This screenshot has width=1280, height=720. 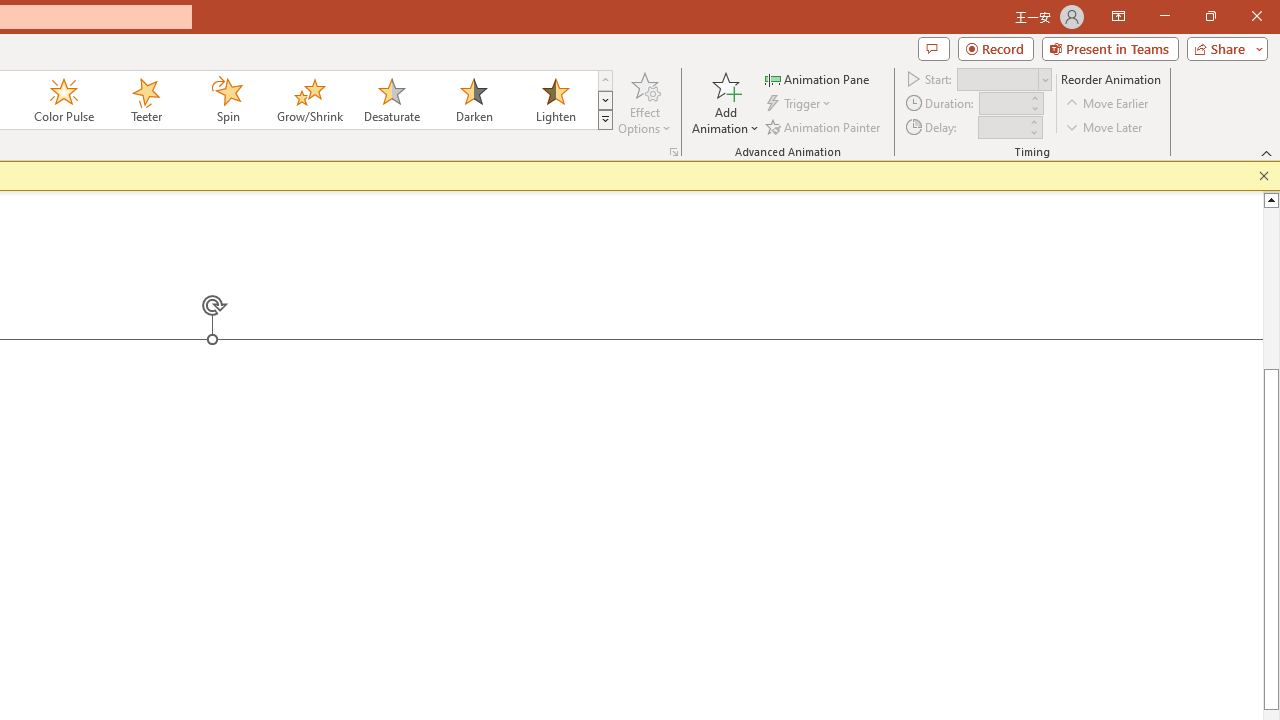 I want to click on 'Trigger', so click(x=800, y=103).